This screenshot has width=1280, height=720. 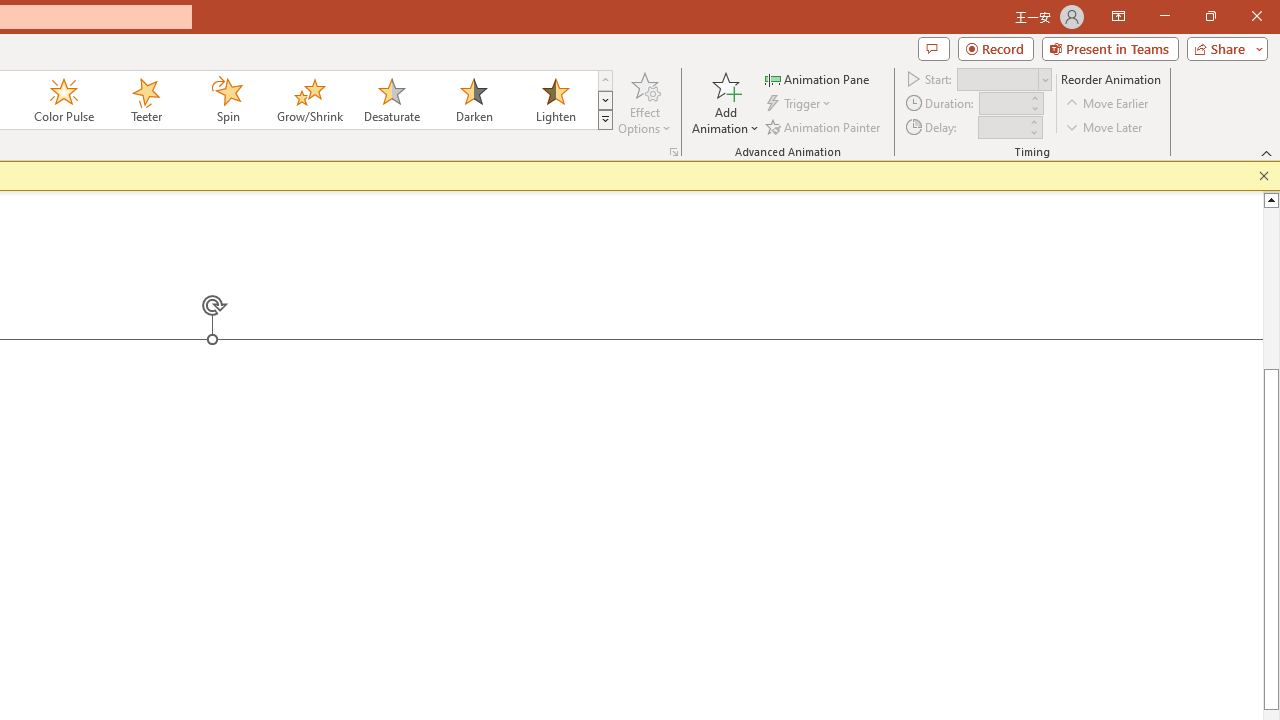 I want to click on 'Trigger', so click(x=800, y=103).